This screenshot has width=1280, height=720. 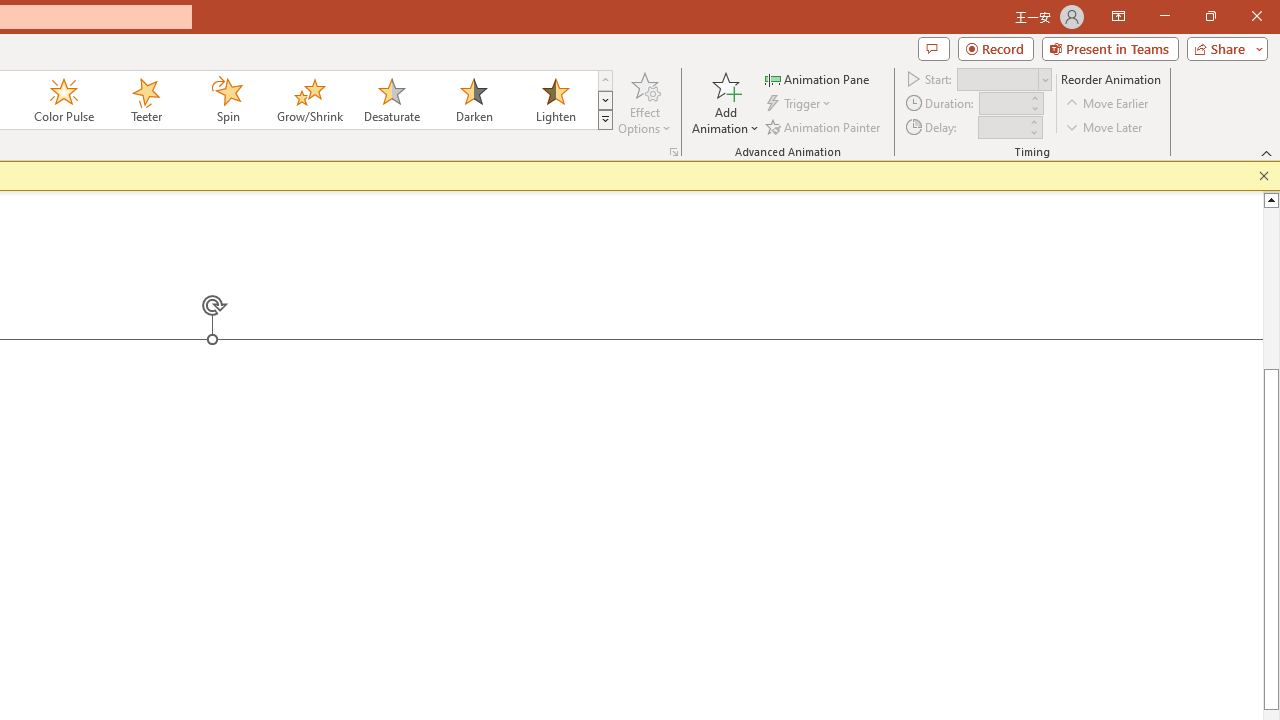 I want to click on 'Trigger', so click(x=800, y=103).